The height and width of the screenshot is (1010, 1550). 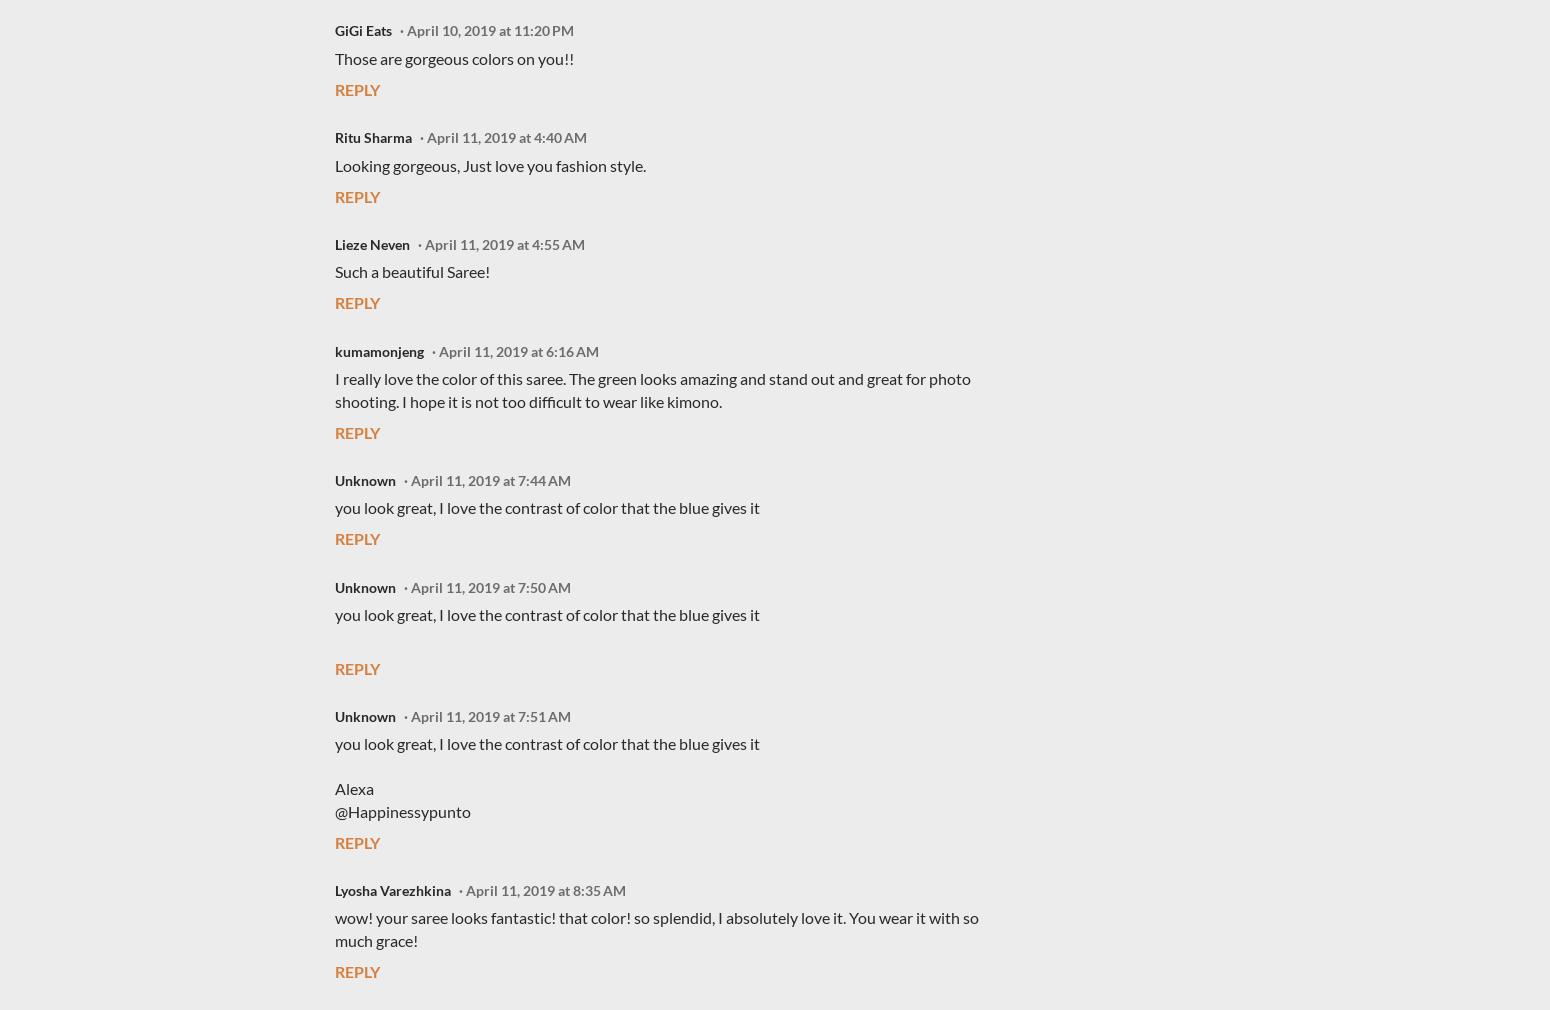 What do you see at coordinates (372, 136) in the screenshot?
I see `'Ritu Sharma'` at bounding box center [372, 136].